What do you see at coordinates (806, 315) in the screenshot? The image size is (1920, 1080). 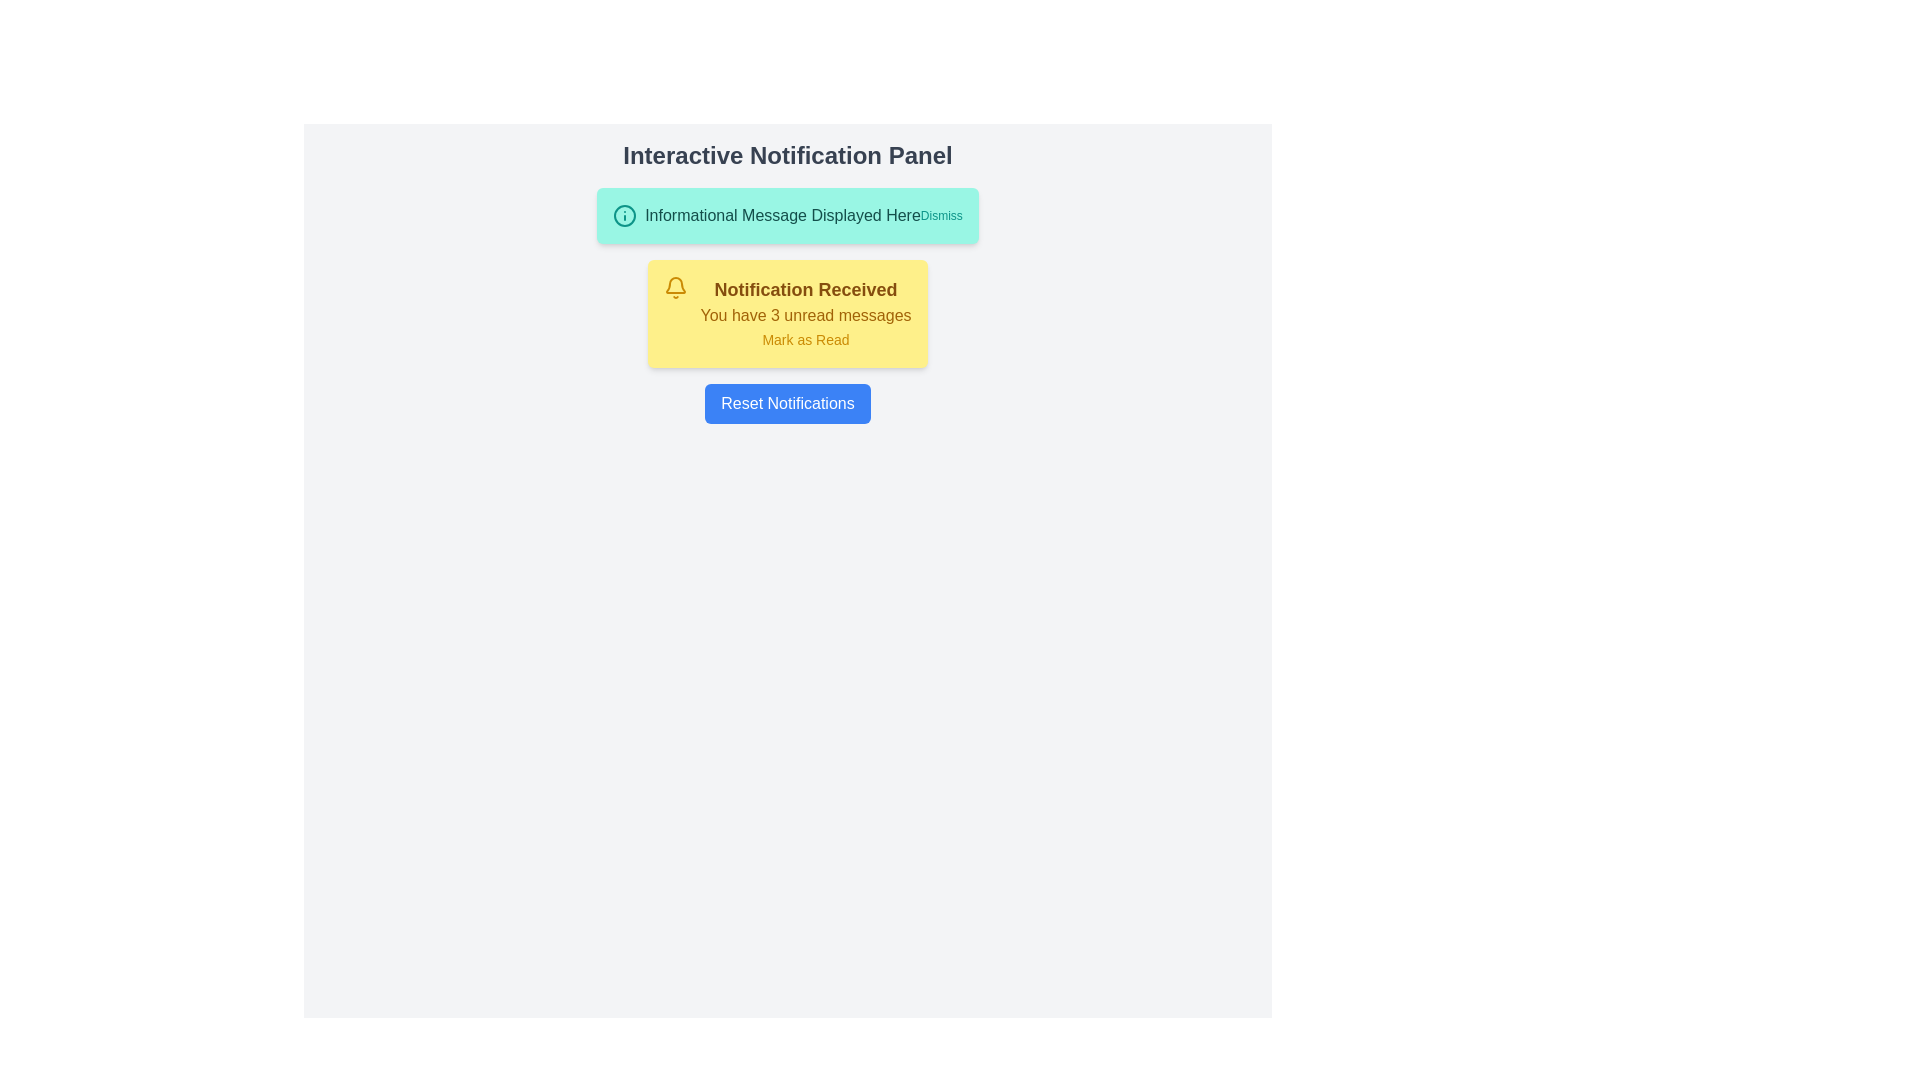 I see `the text element that indicates the number of unread messages, located in the center of the yellow notification card, between the title 'Notification Received' and the clickable text 'Mark as Read'` at bounding box center [806, 315].